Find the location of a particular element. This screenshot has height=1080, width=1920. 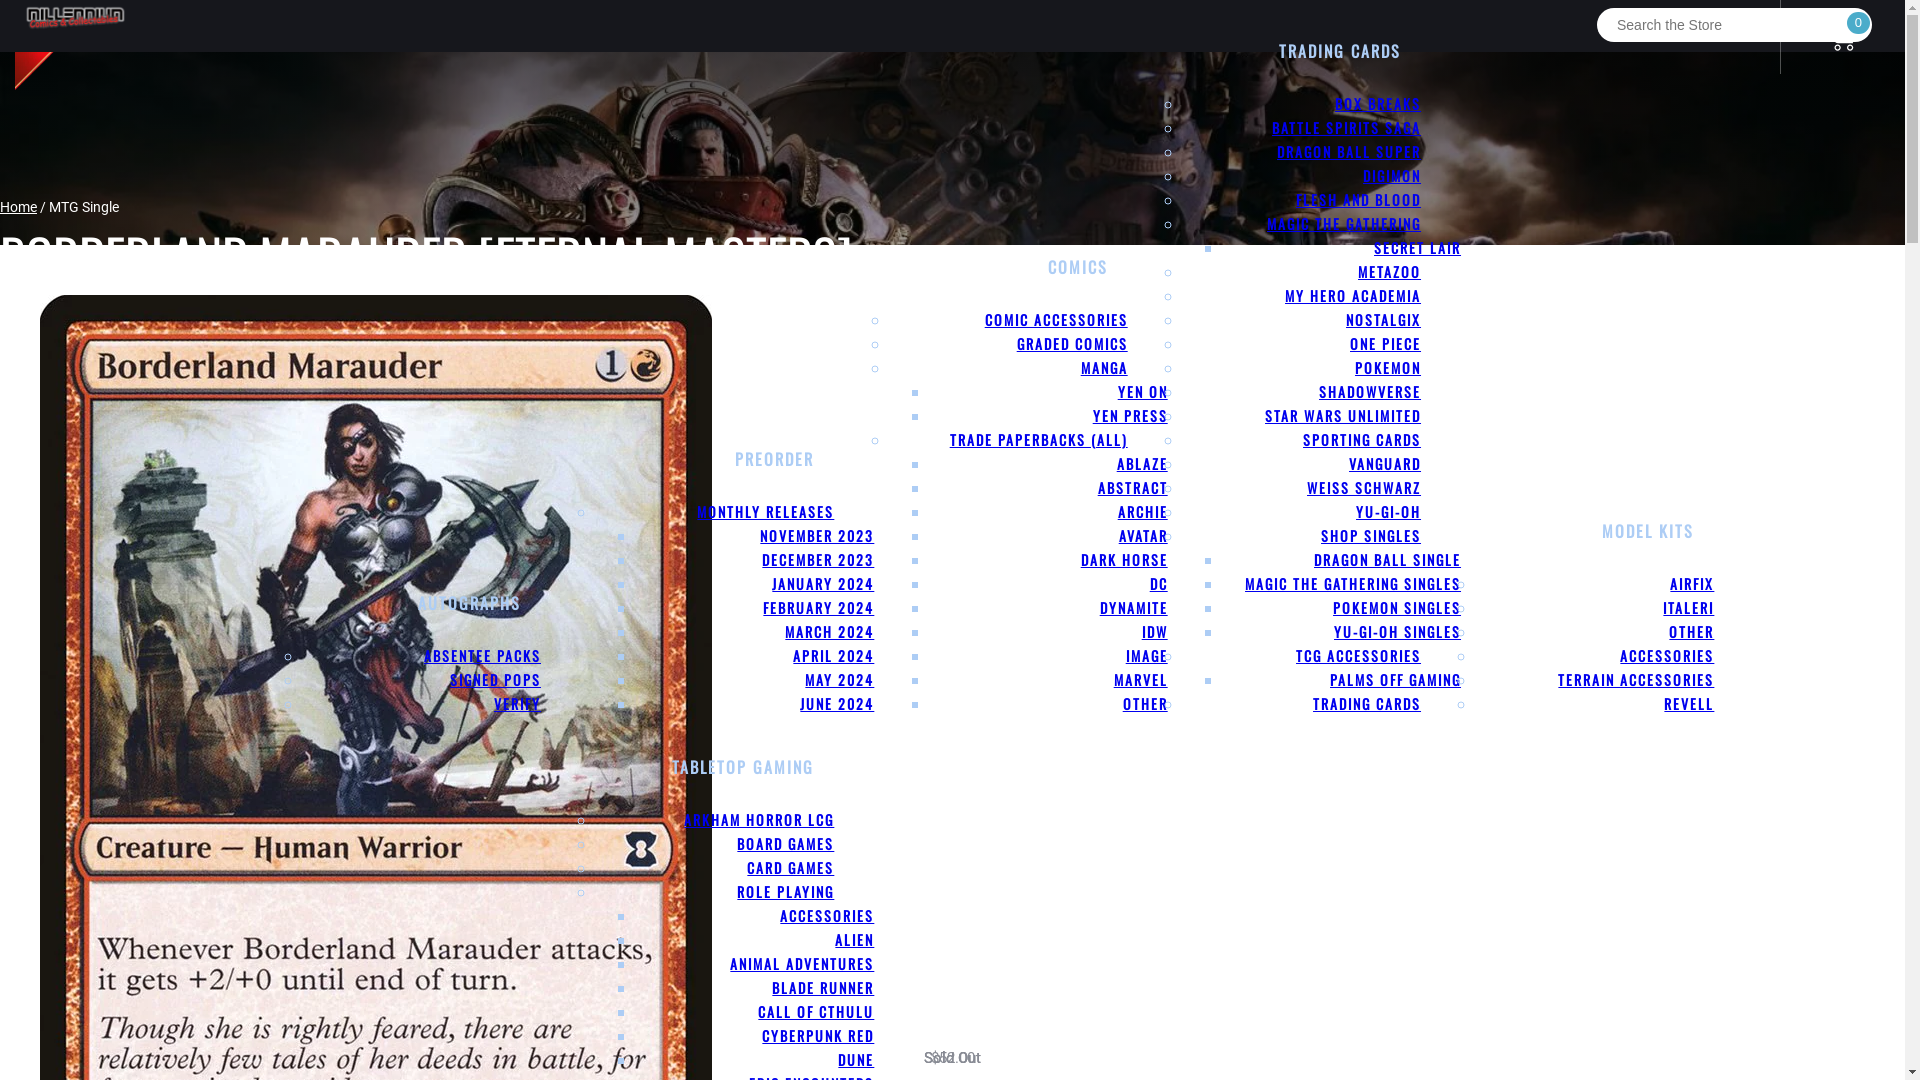

'ANIMAL ADVENTURES' is located at coordinates (801, 962).